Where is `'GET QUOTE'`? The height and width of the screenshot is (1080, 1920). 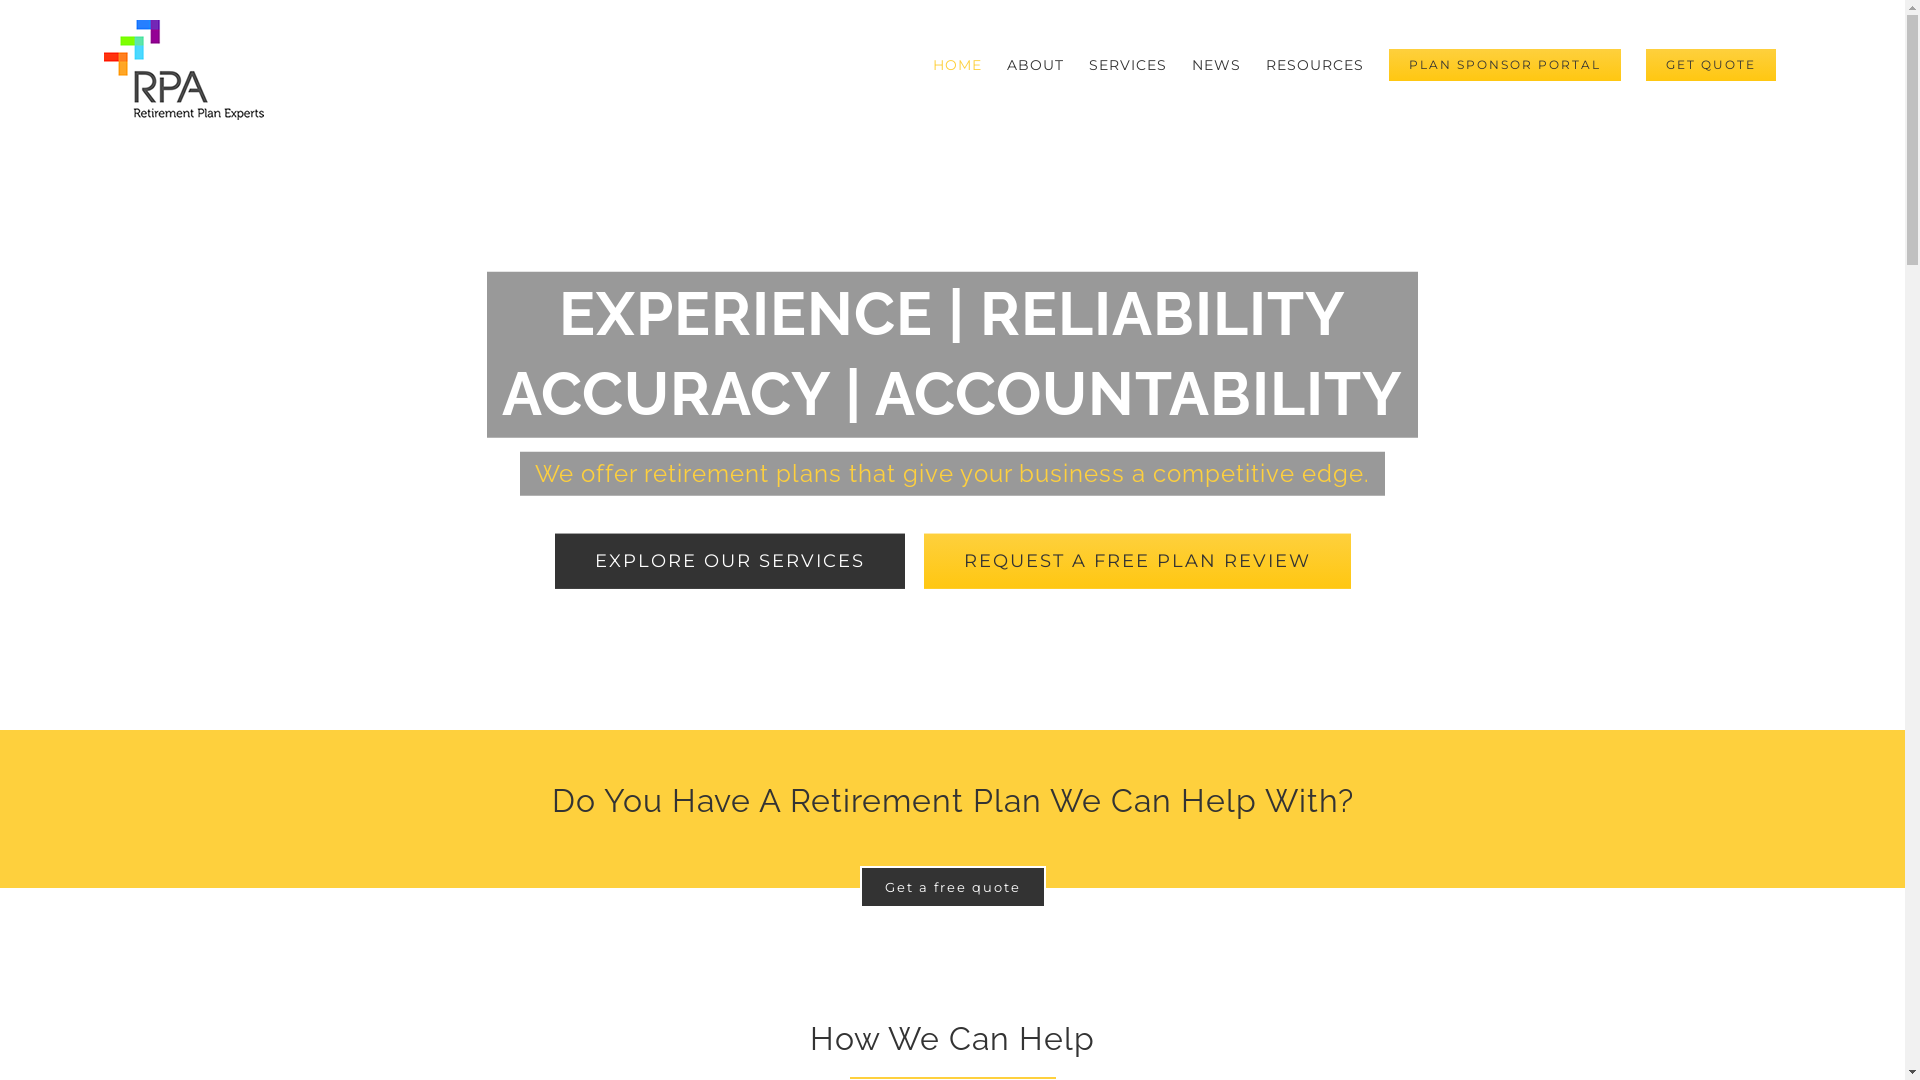
'GET QUOTE' is located at coordinates (1709, 64).